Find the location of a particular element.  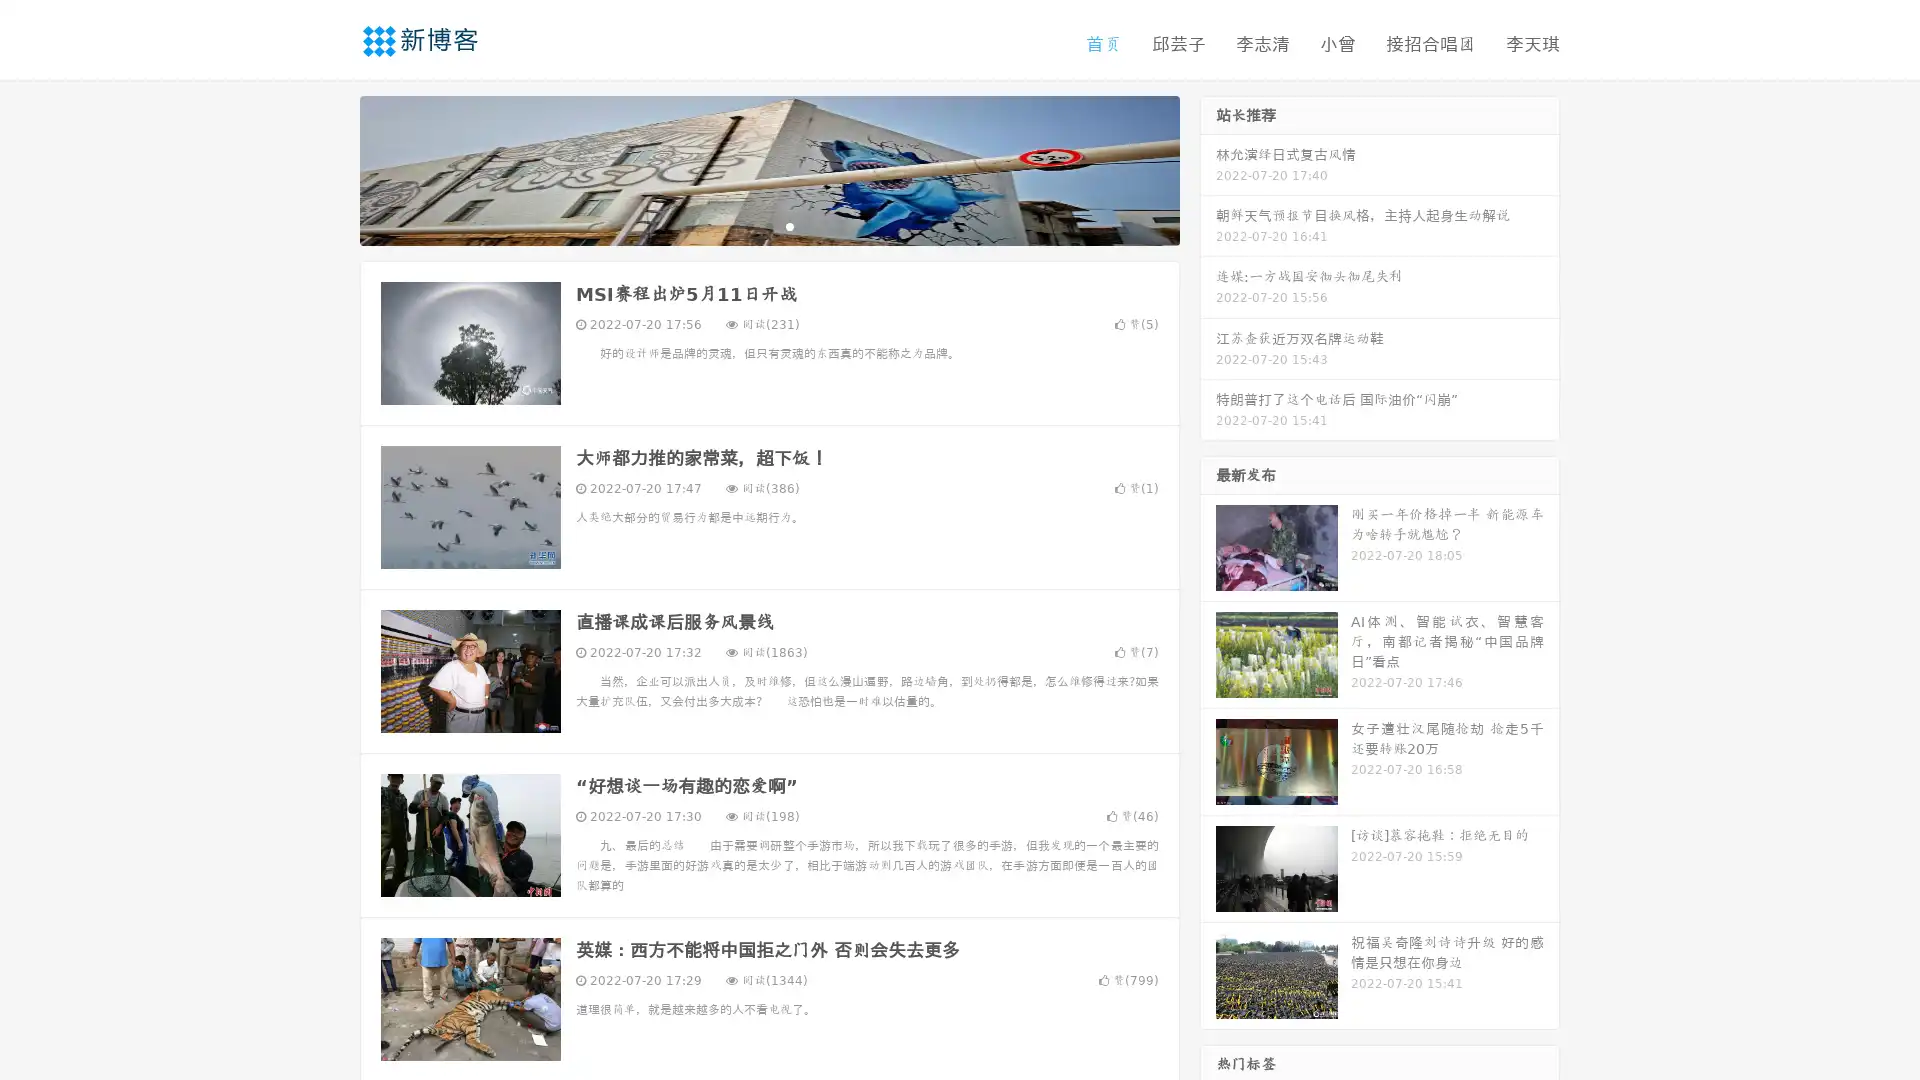

Previous slide is located at coordinates (330, 168).